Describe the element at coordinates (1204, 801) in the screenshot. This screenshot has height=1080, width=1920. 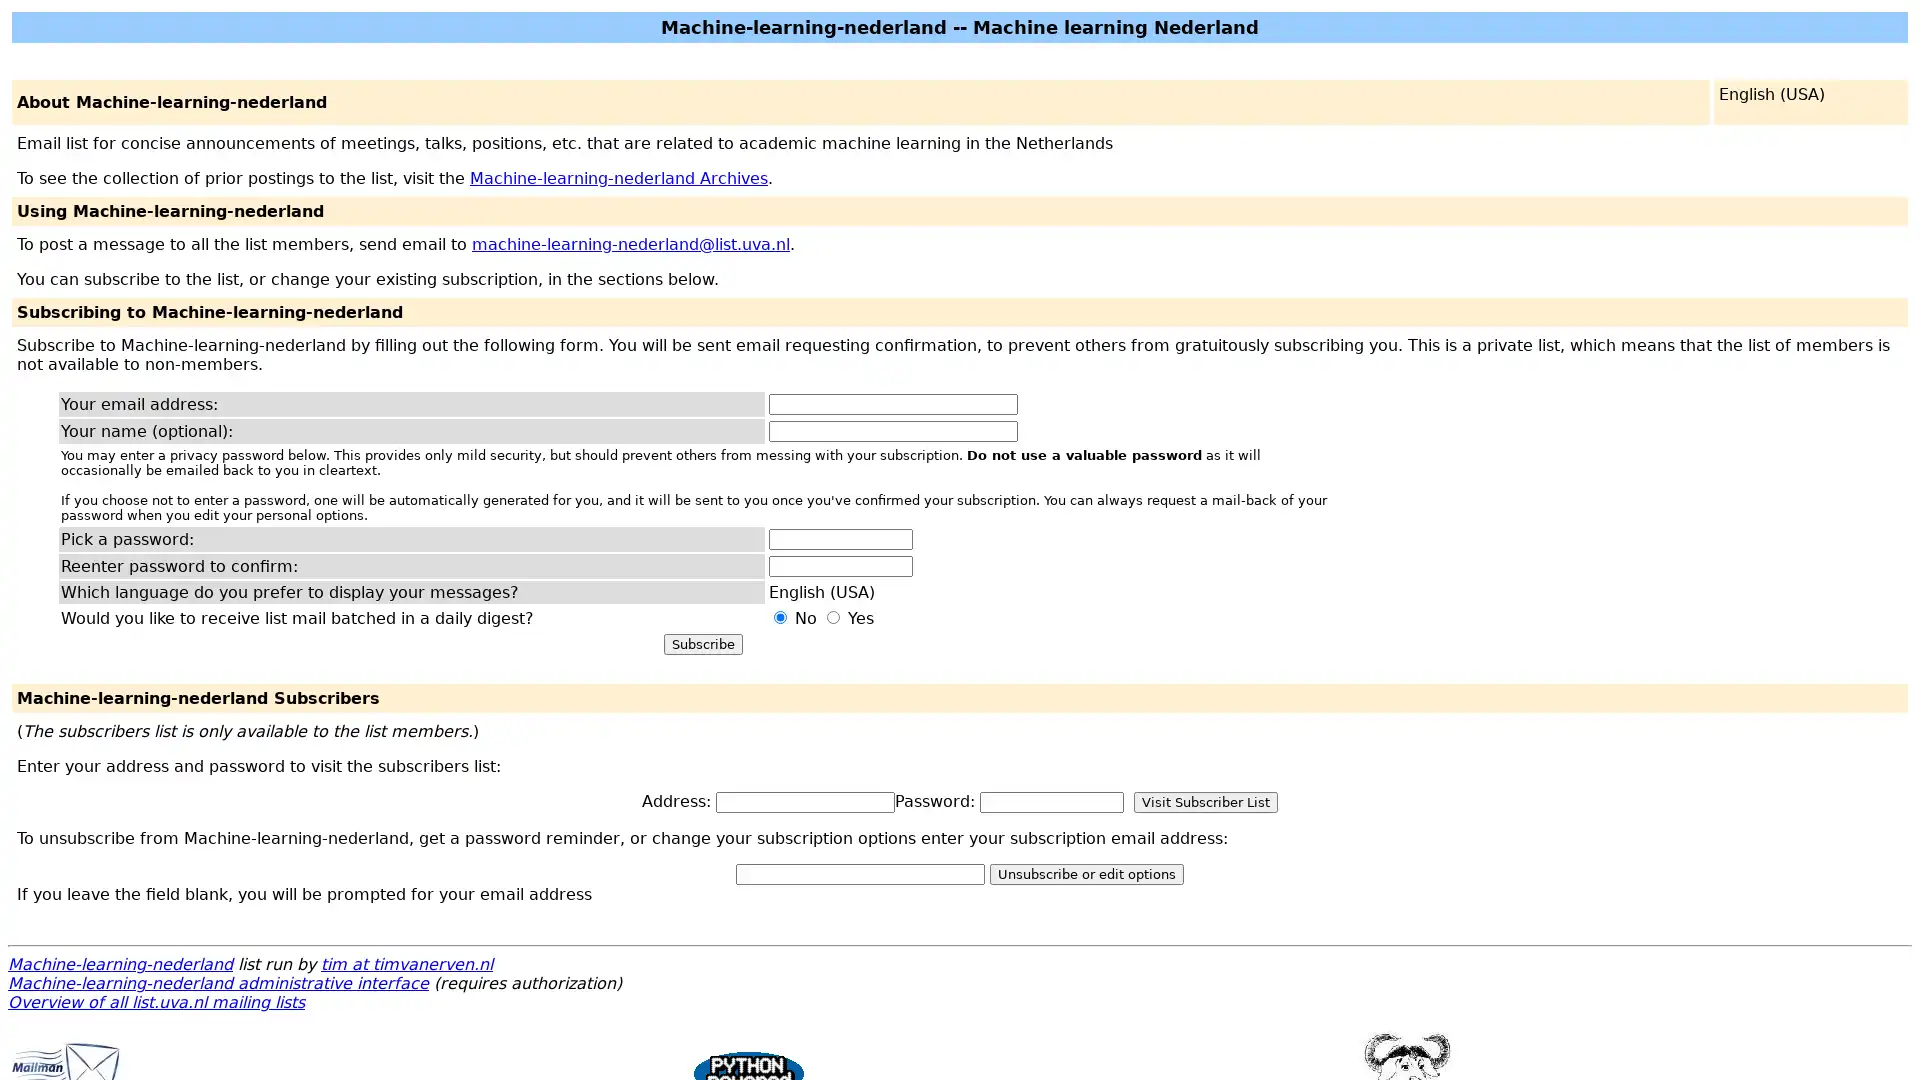
I see `Visit Subscriber List` at that location.